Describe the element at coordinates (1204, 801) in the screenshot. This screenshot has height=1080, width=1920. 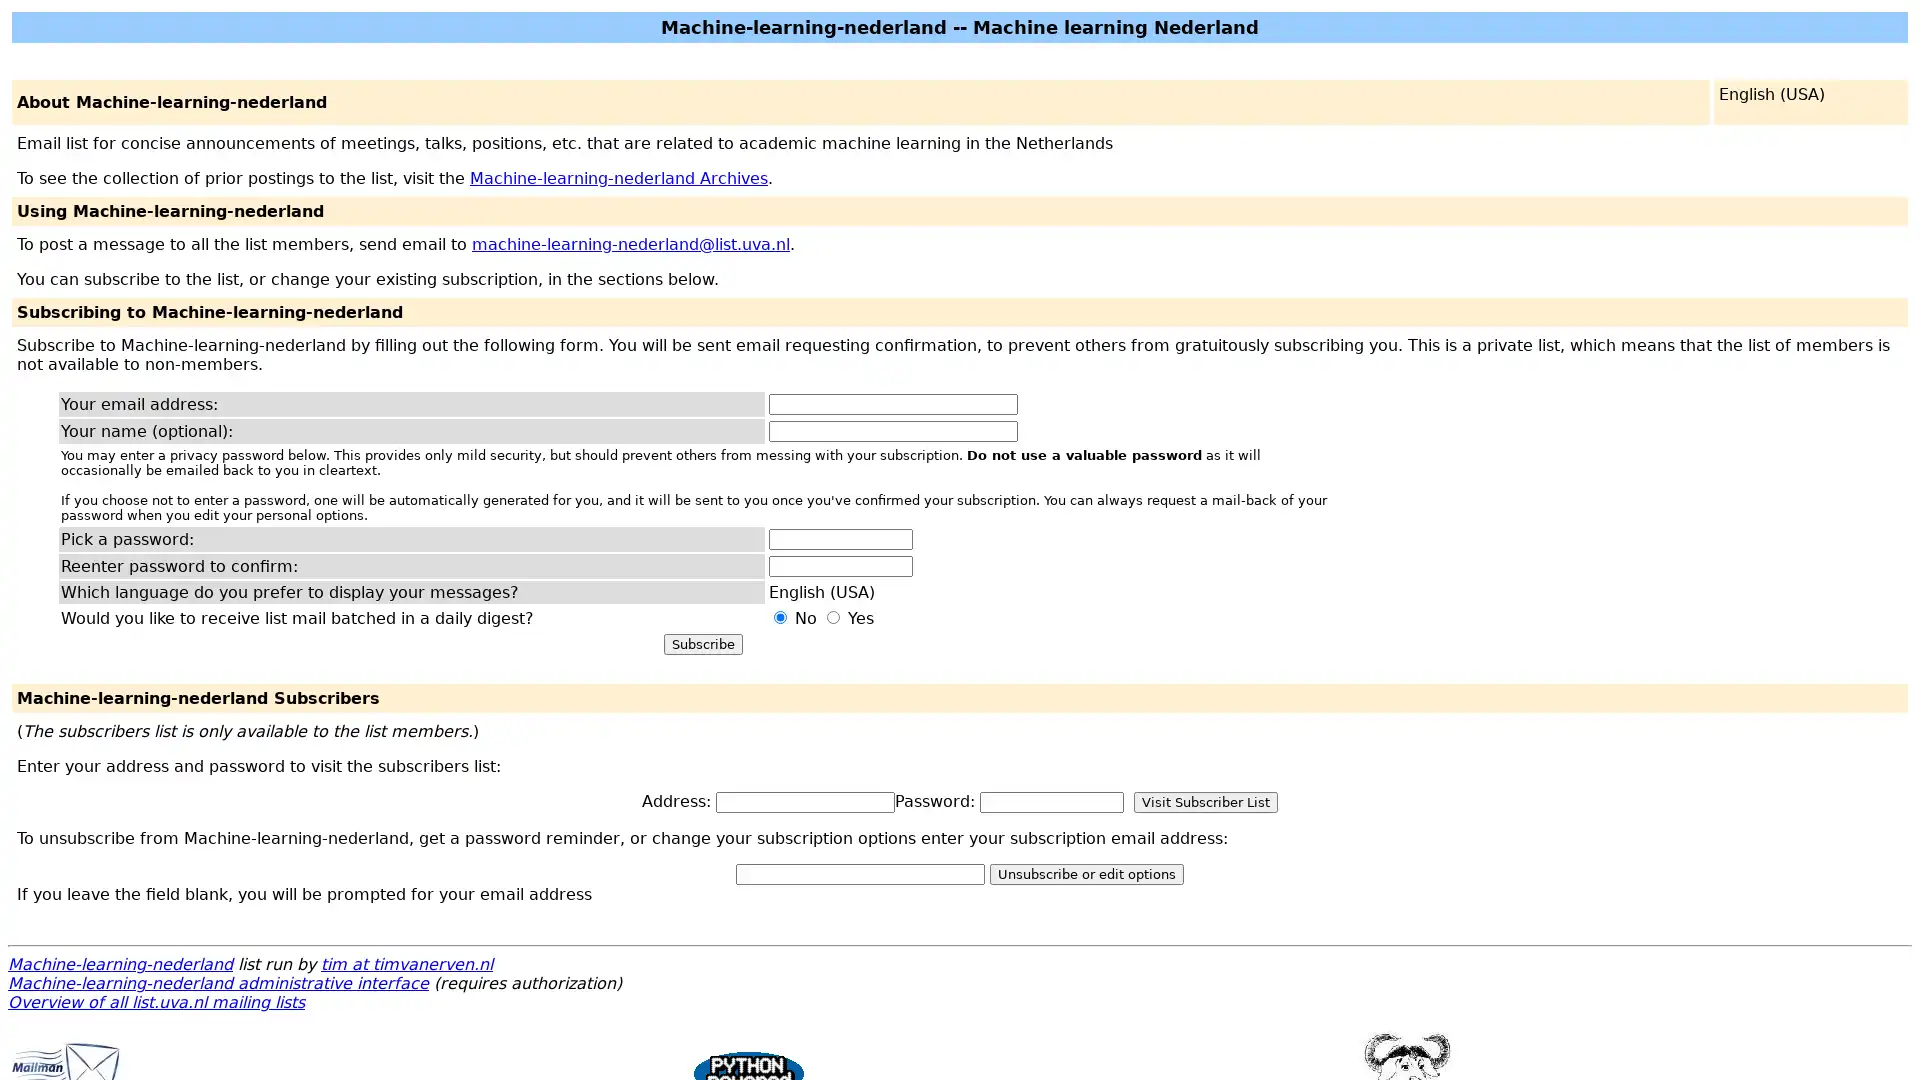
I see `Visit Subscriber List` at that location.